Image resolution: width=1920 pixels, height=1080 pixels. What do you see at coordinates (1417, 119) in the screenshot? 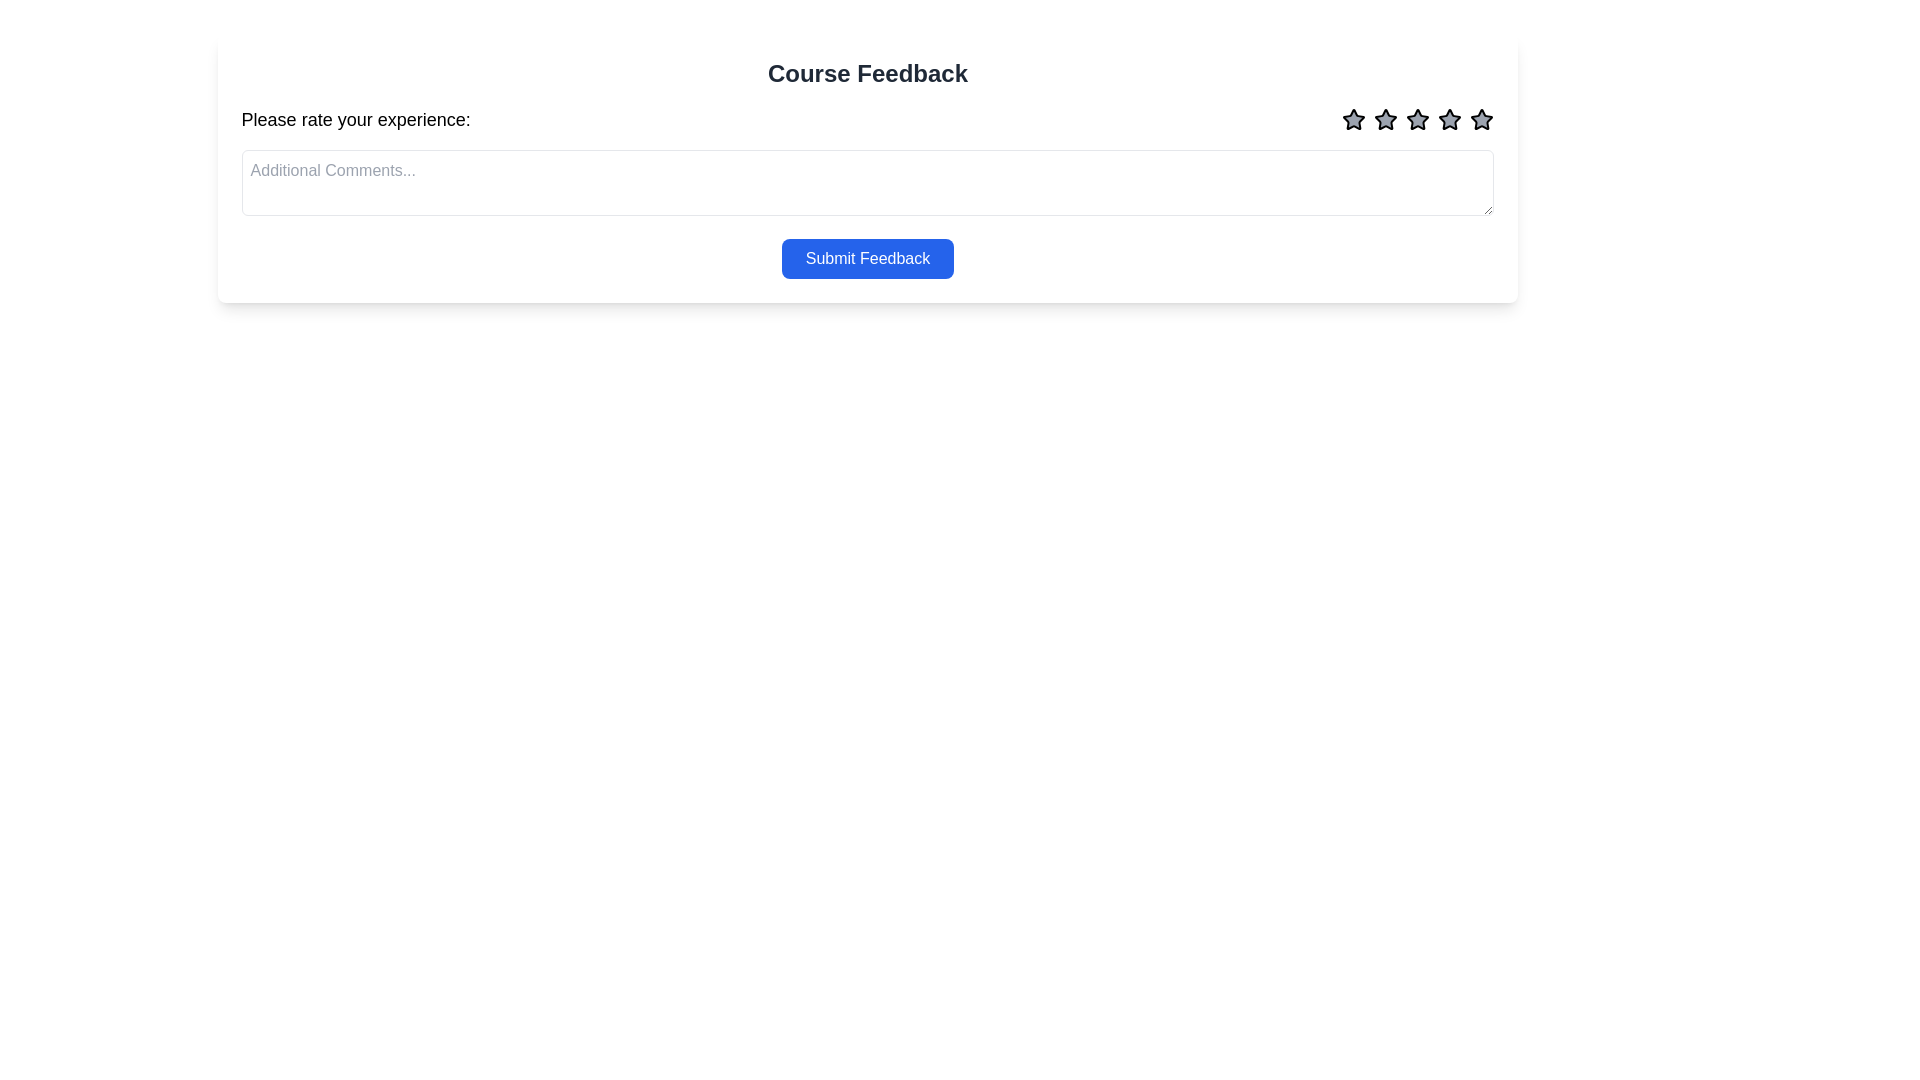
I see `the third rating star in the rating interface` at bounding box center [1417, 119].